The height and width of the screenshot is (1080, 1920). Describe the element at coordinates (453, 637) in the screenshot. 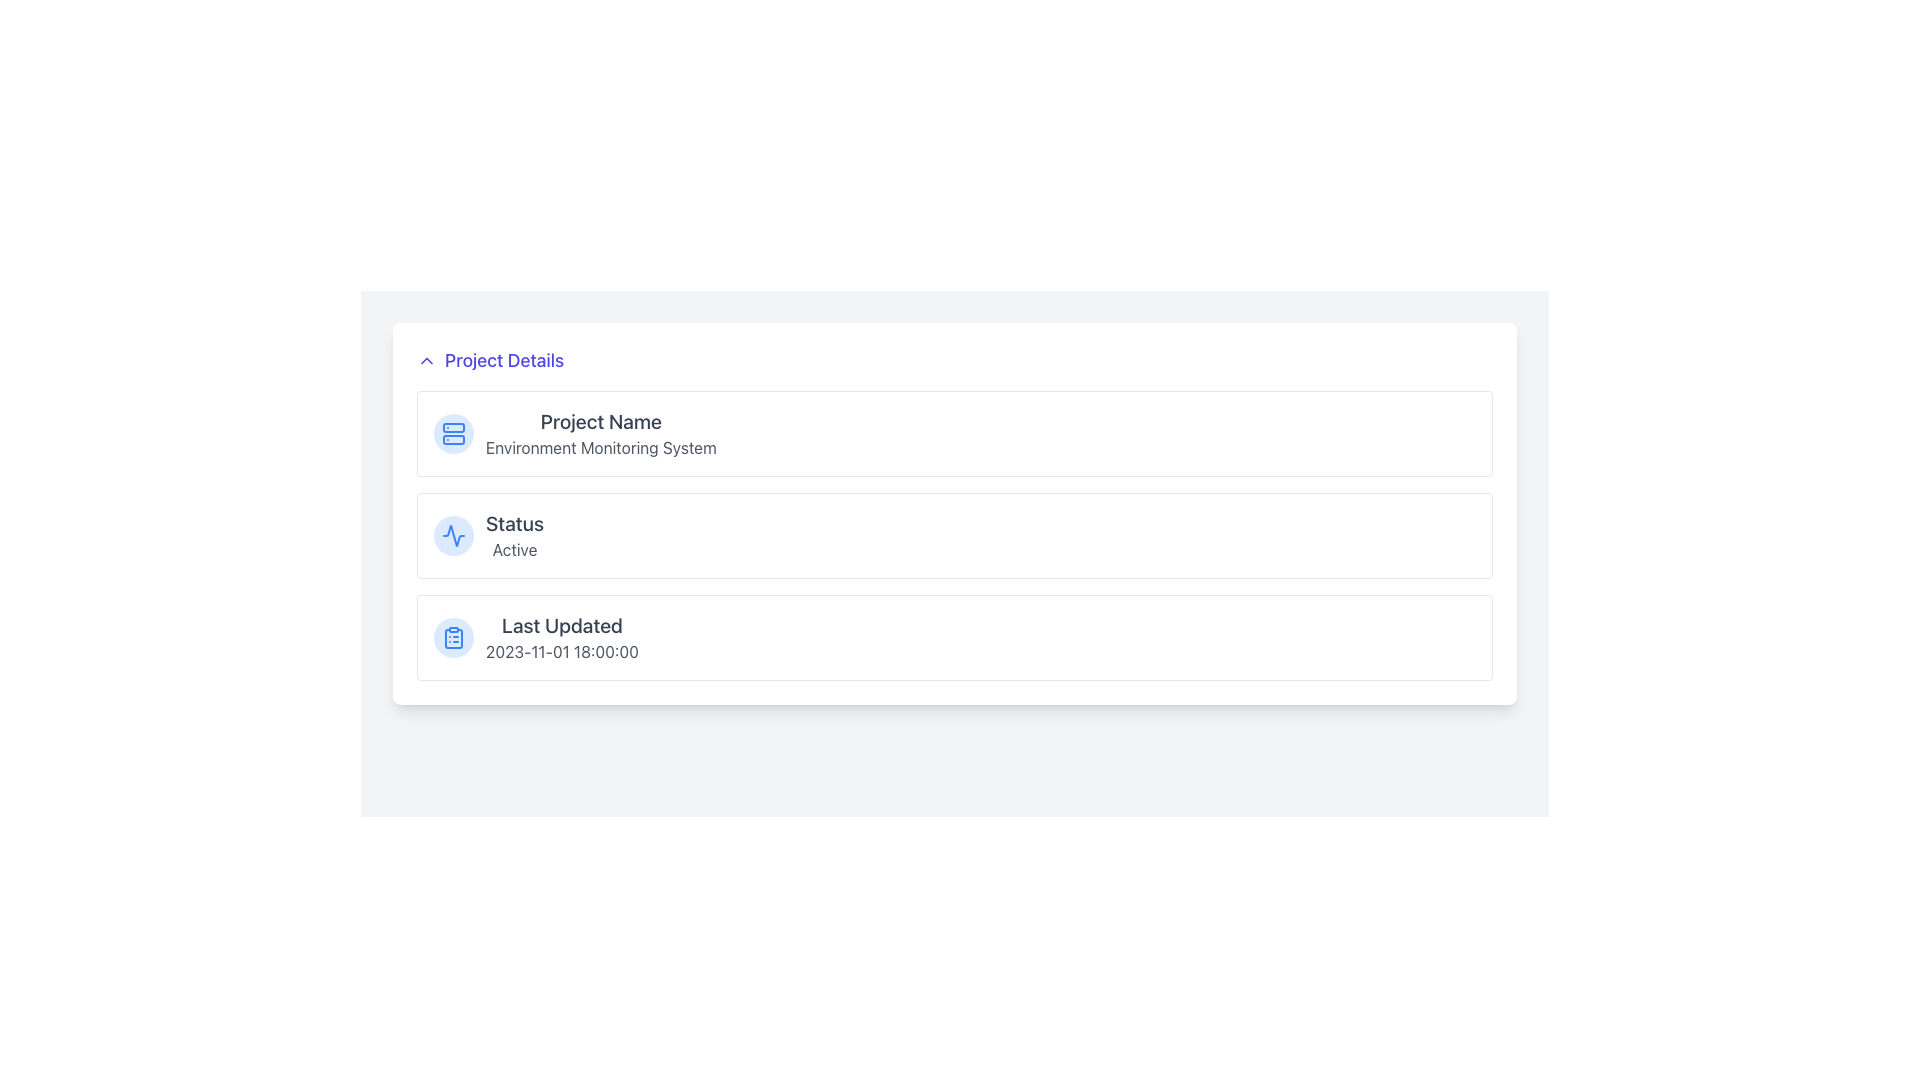

I see `the circular clipboard icon located at the leftmost part of the 'Last Updated' section to provide visual context` at that location.